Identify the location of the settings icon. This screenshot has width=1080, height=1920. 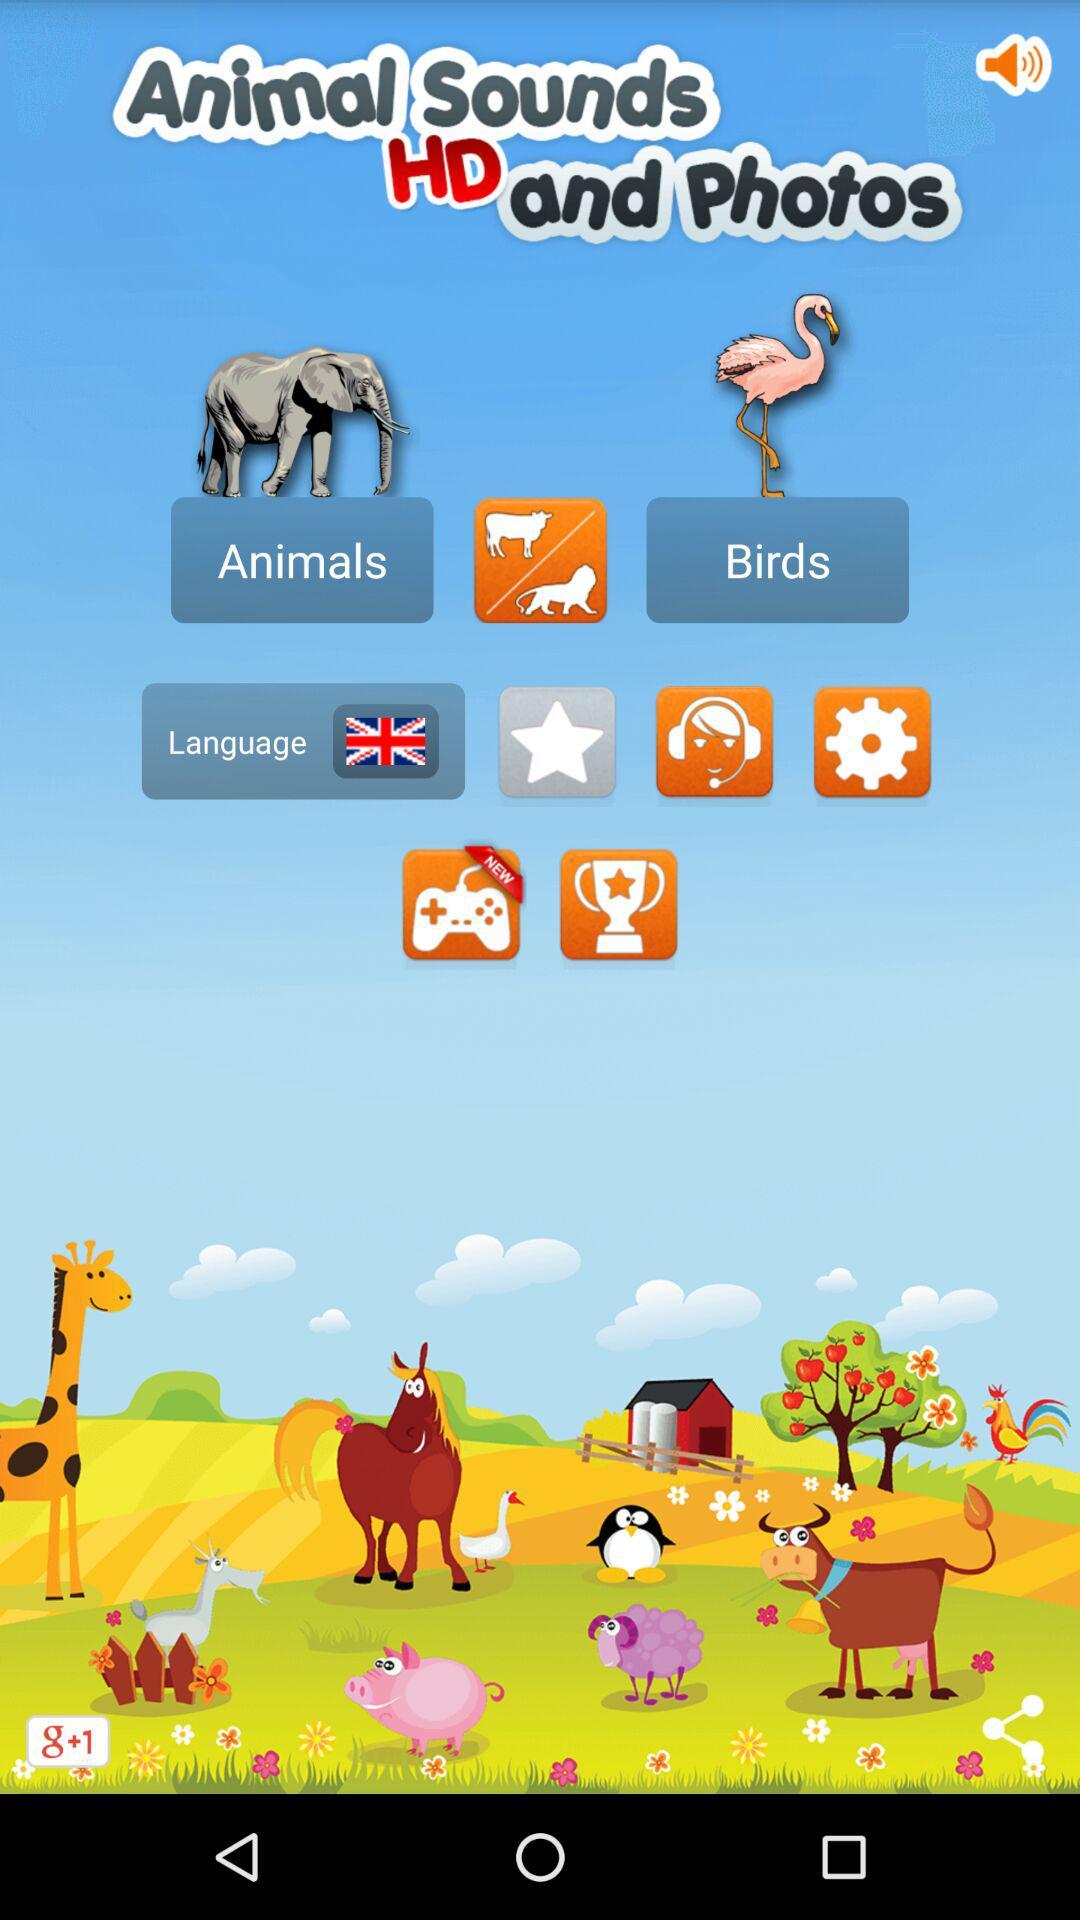
(870, 792).